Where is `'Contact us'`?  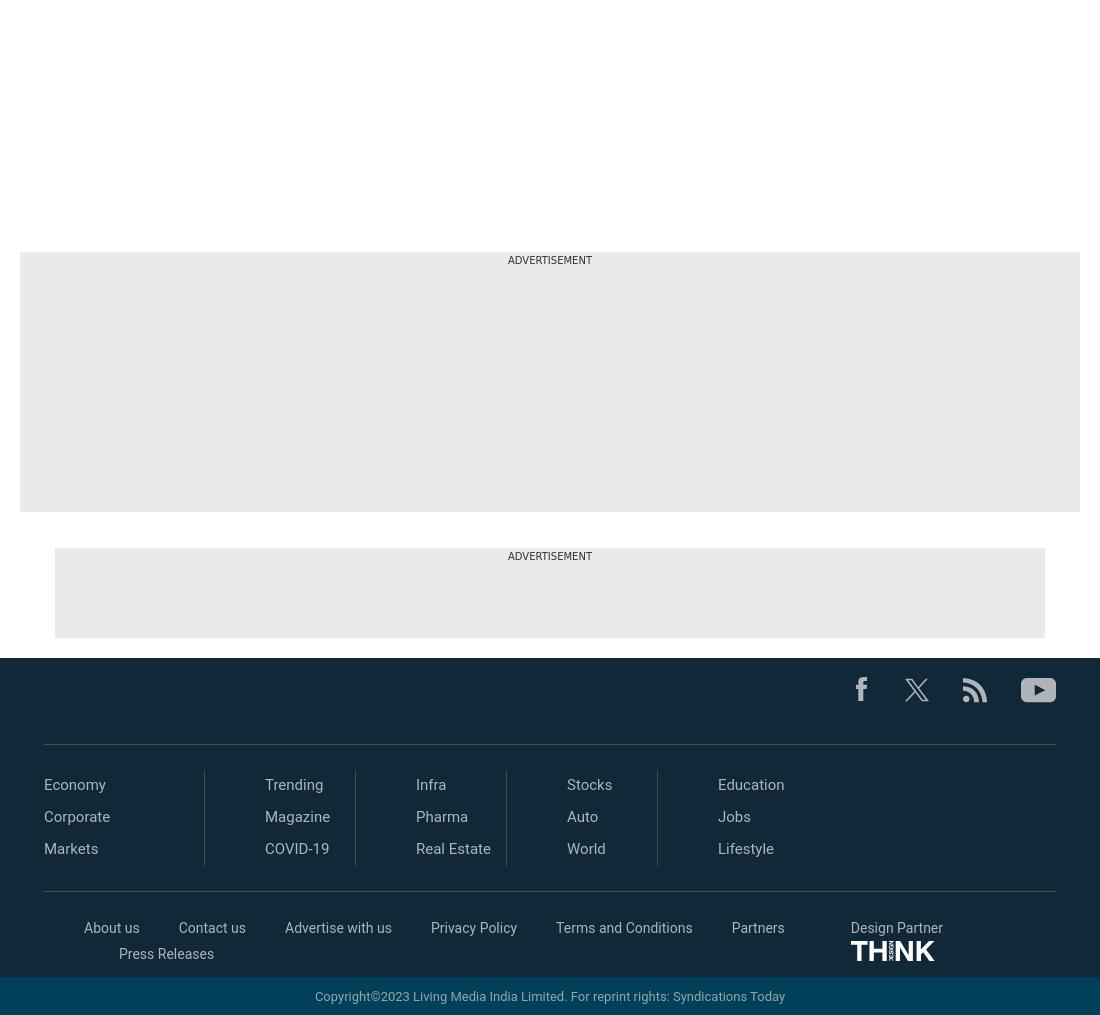
'Contact us' is located at coordinates (176, 925).